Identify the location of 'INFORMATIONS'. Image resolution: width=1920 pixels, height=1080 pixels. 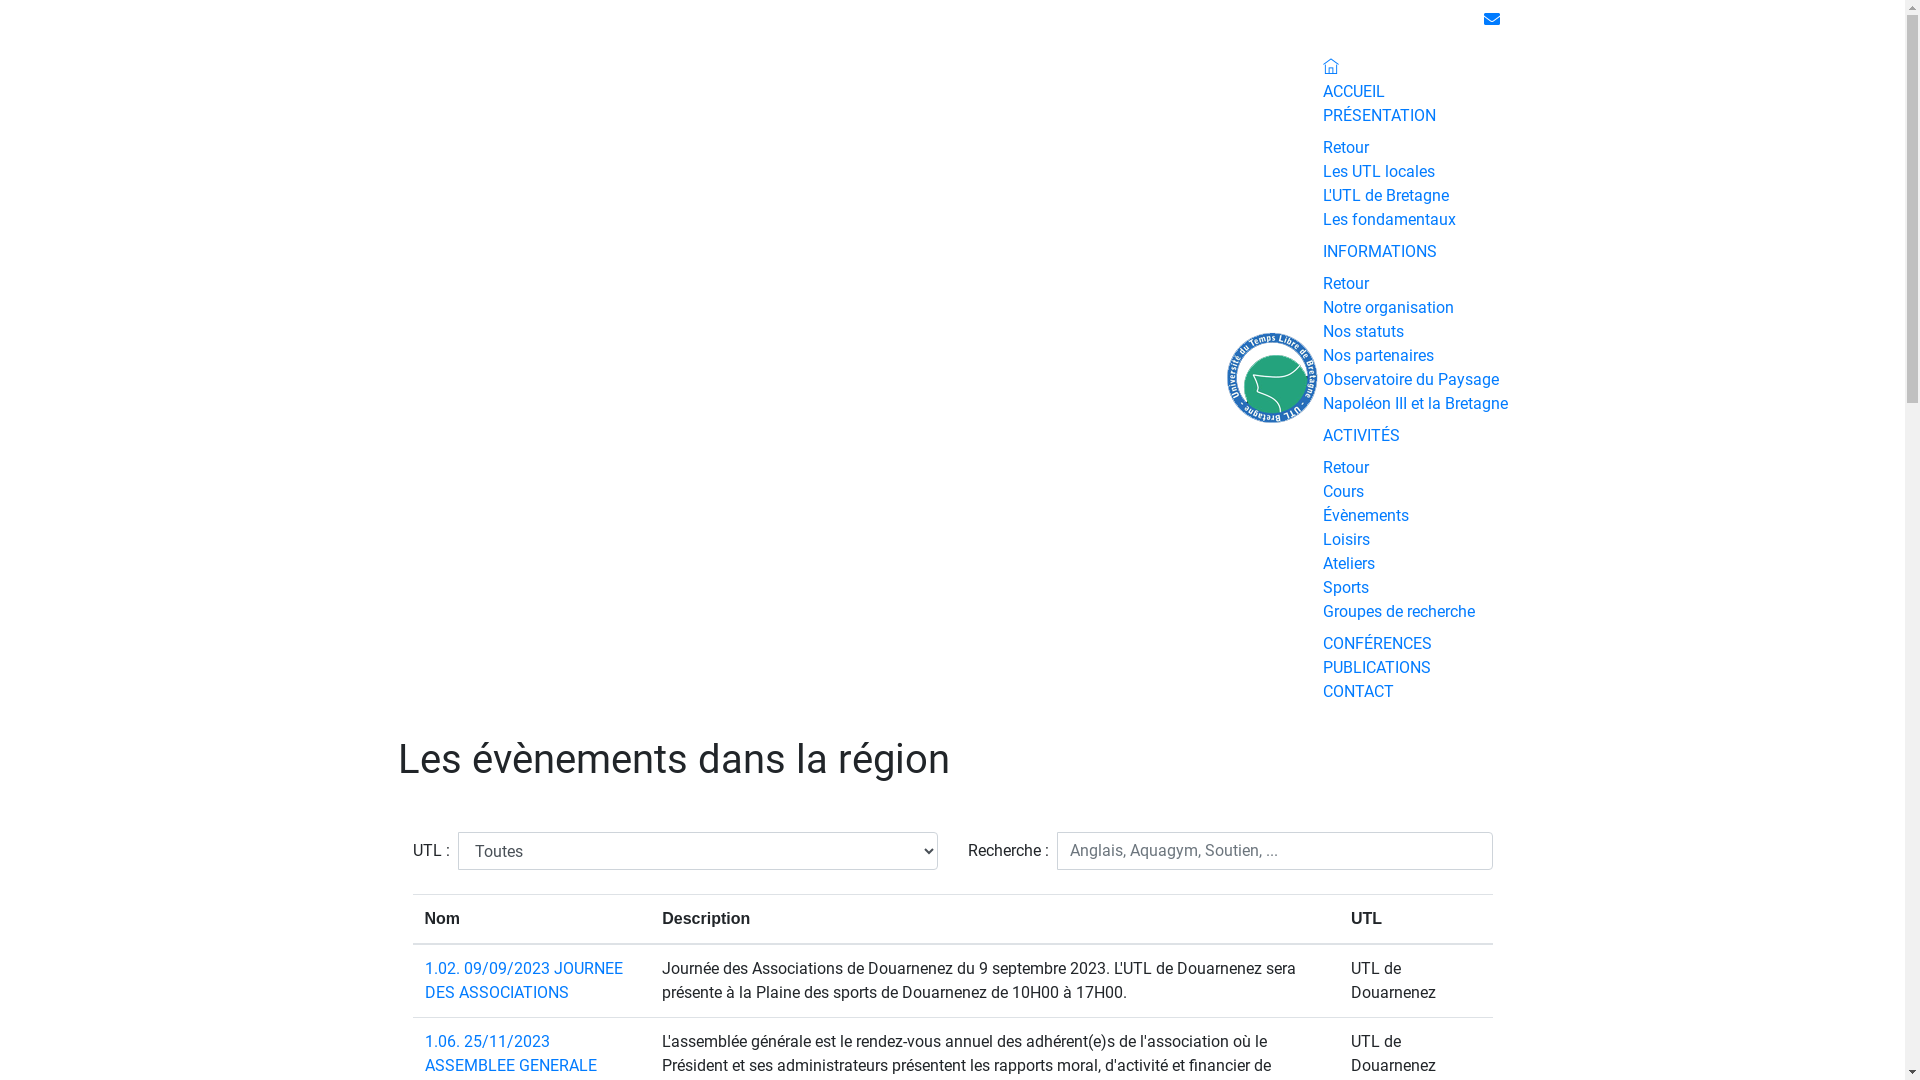
(1377, 250).